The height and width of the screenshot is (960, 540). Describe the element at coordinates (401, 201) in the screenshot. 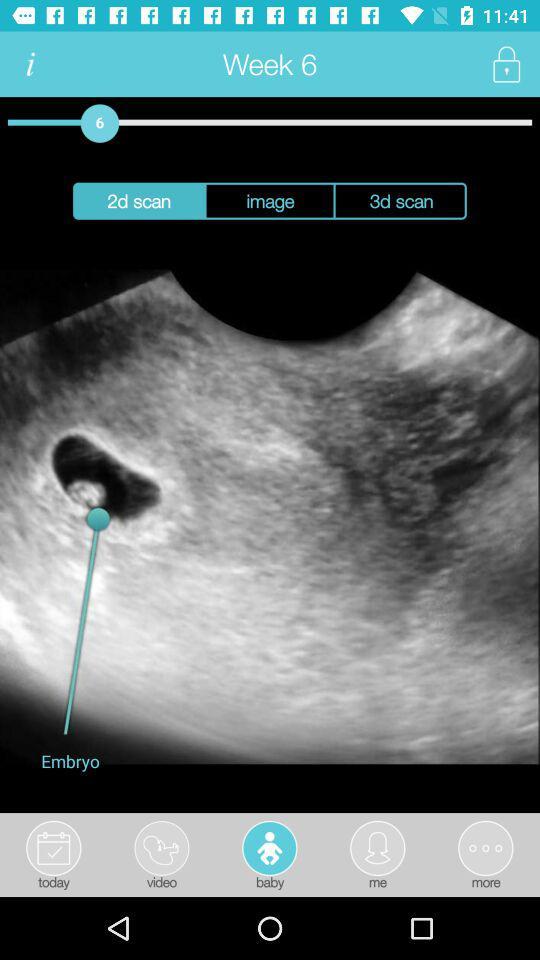

I see `button next to the image` at that location.